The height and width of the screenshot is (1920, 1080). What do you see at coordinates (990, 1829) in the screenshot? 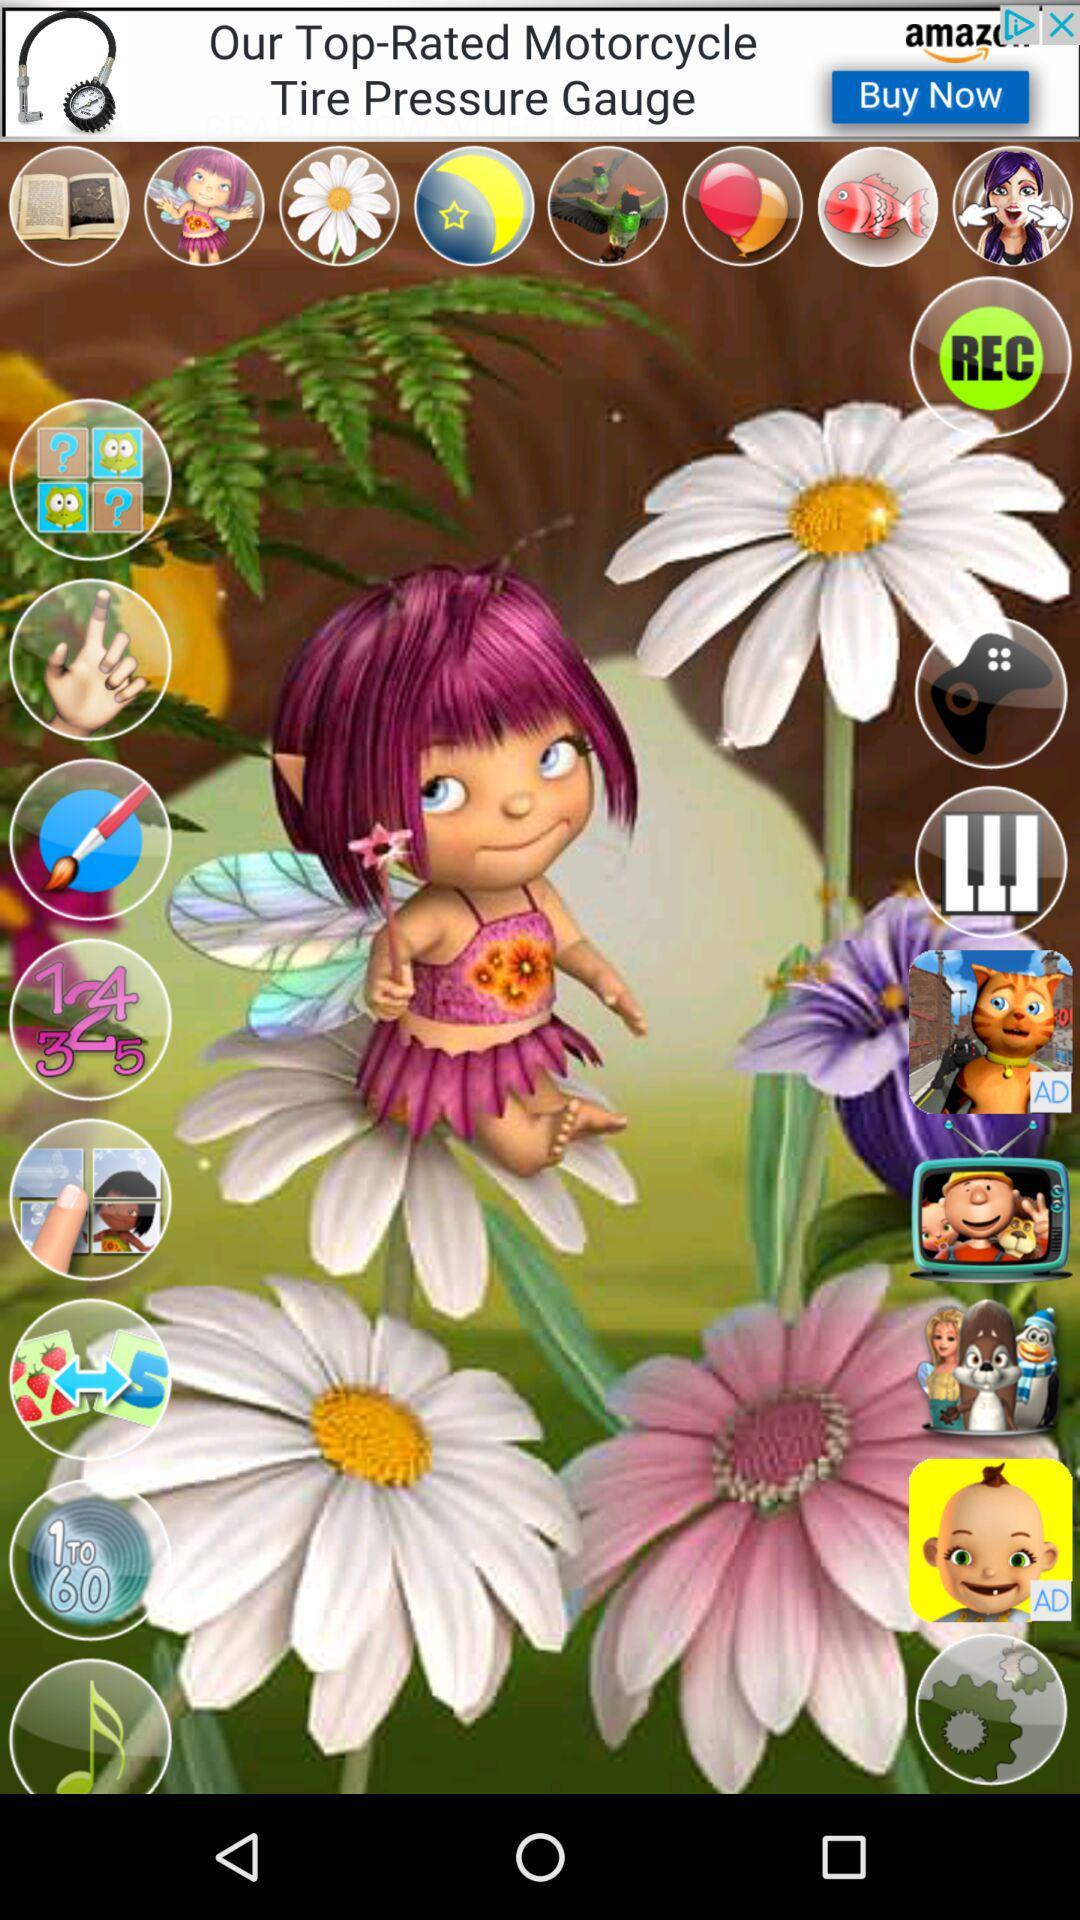
I see `the settings icon` at bounding box center [990, 1829].